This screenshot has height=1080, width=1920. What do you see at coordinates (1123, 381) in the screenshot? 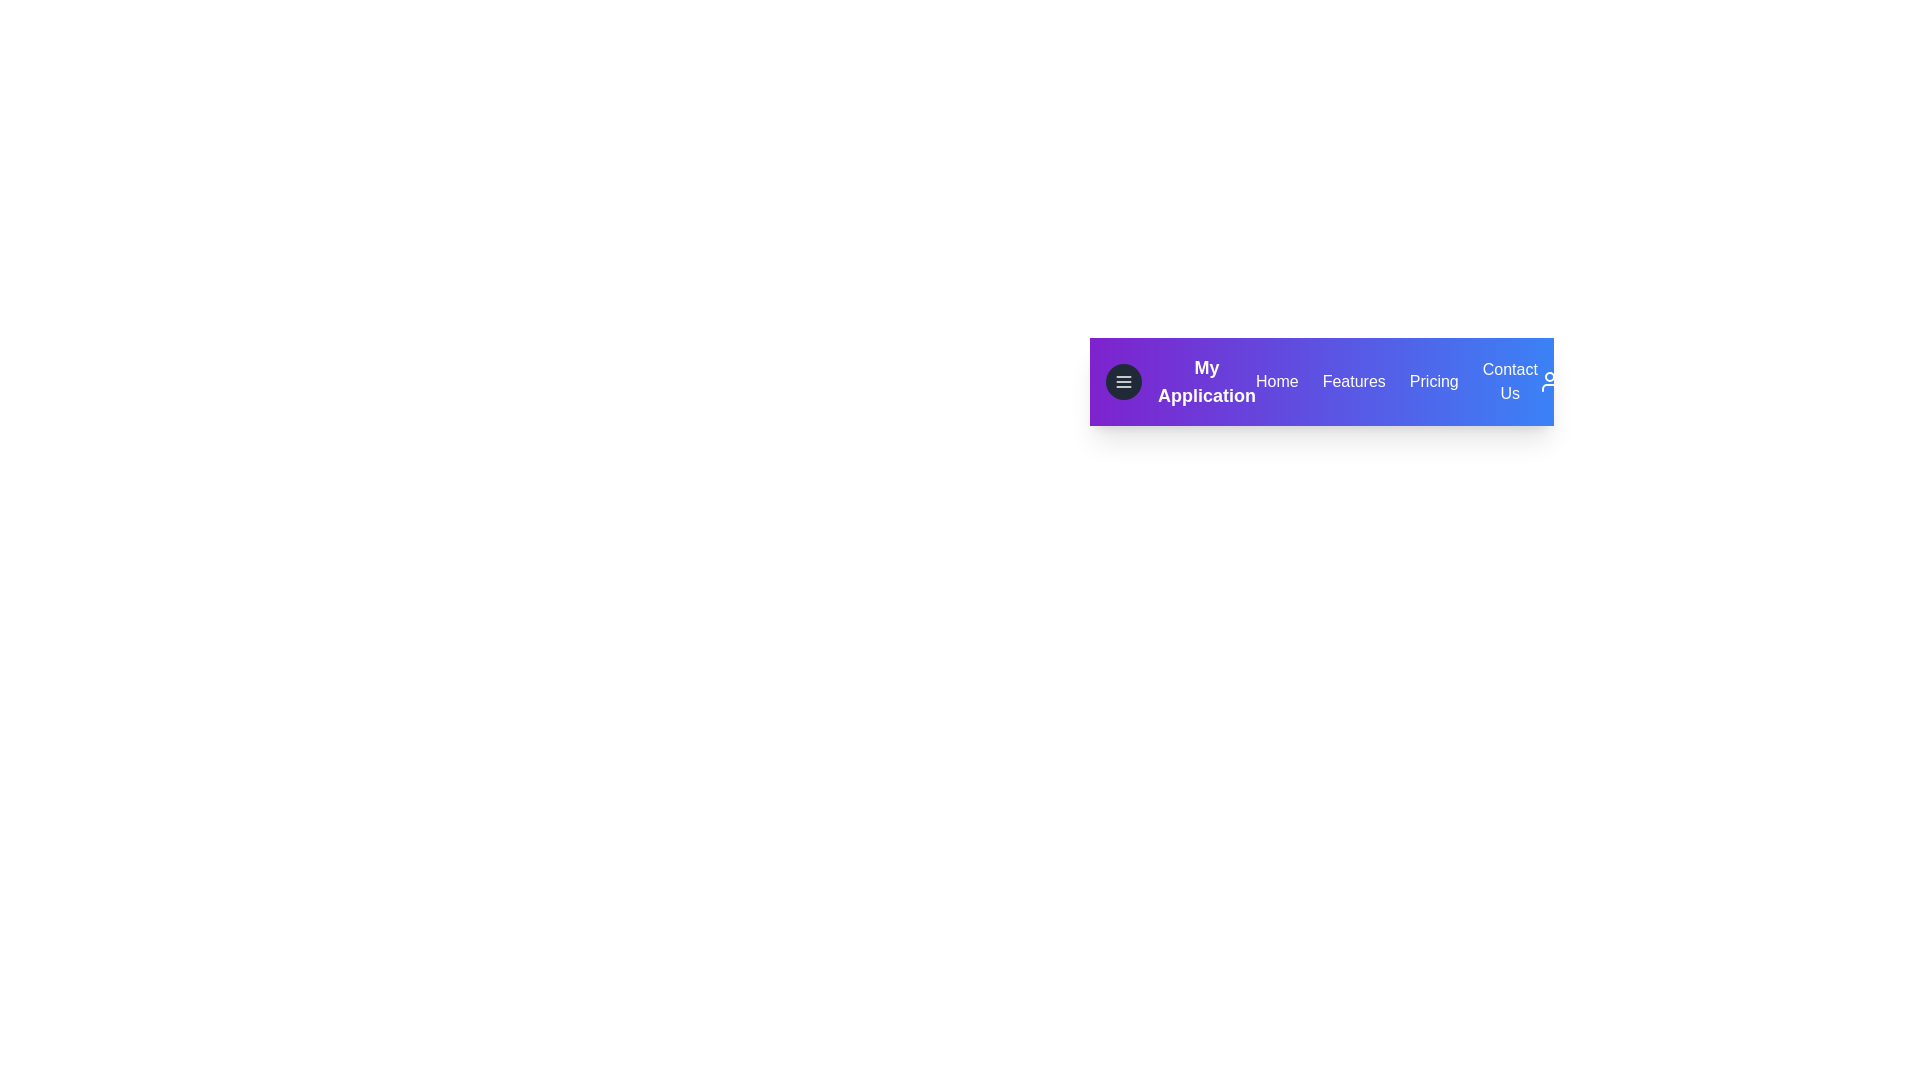
I see `the menu icon to open the menu` at bounding box center [1123, 381].